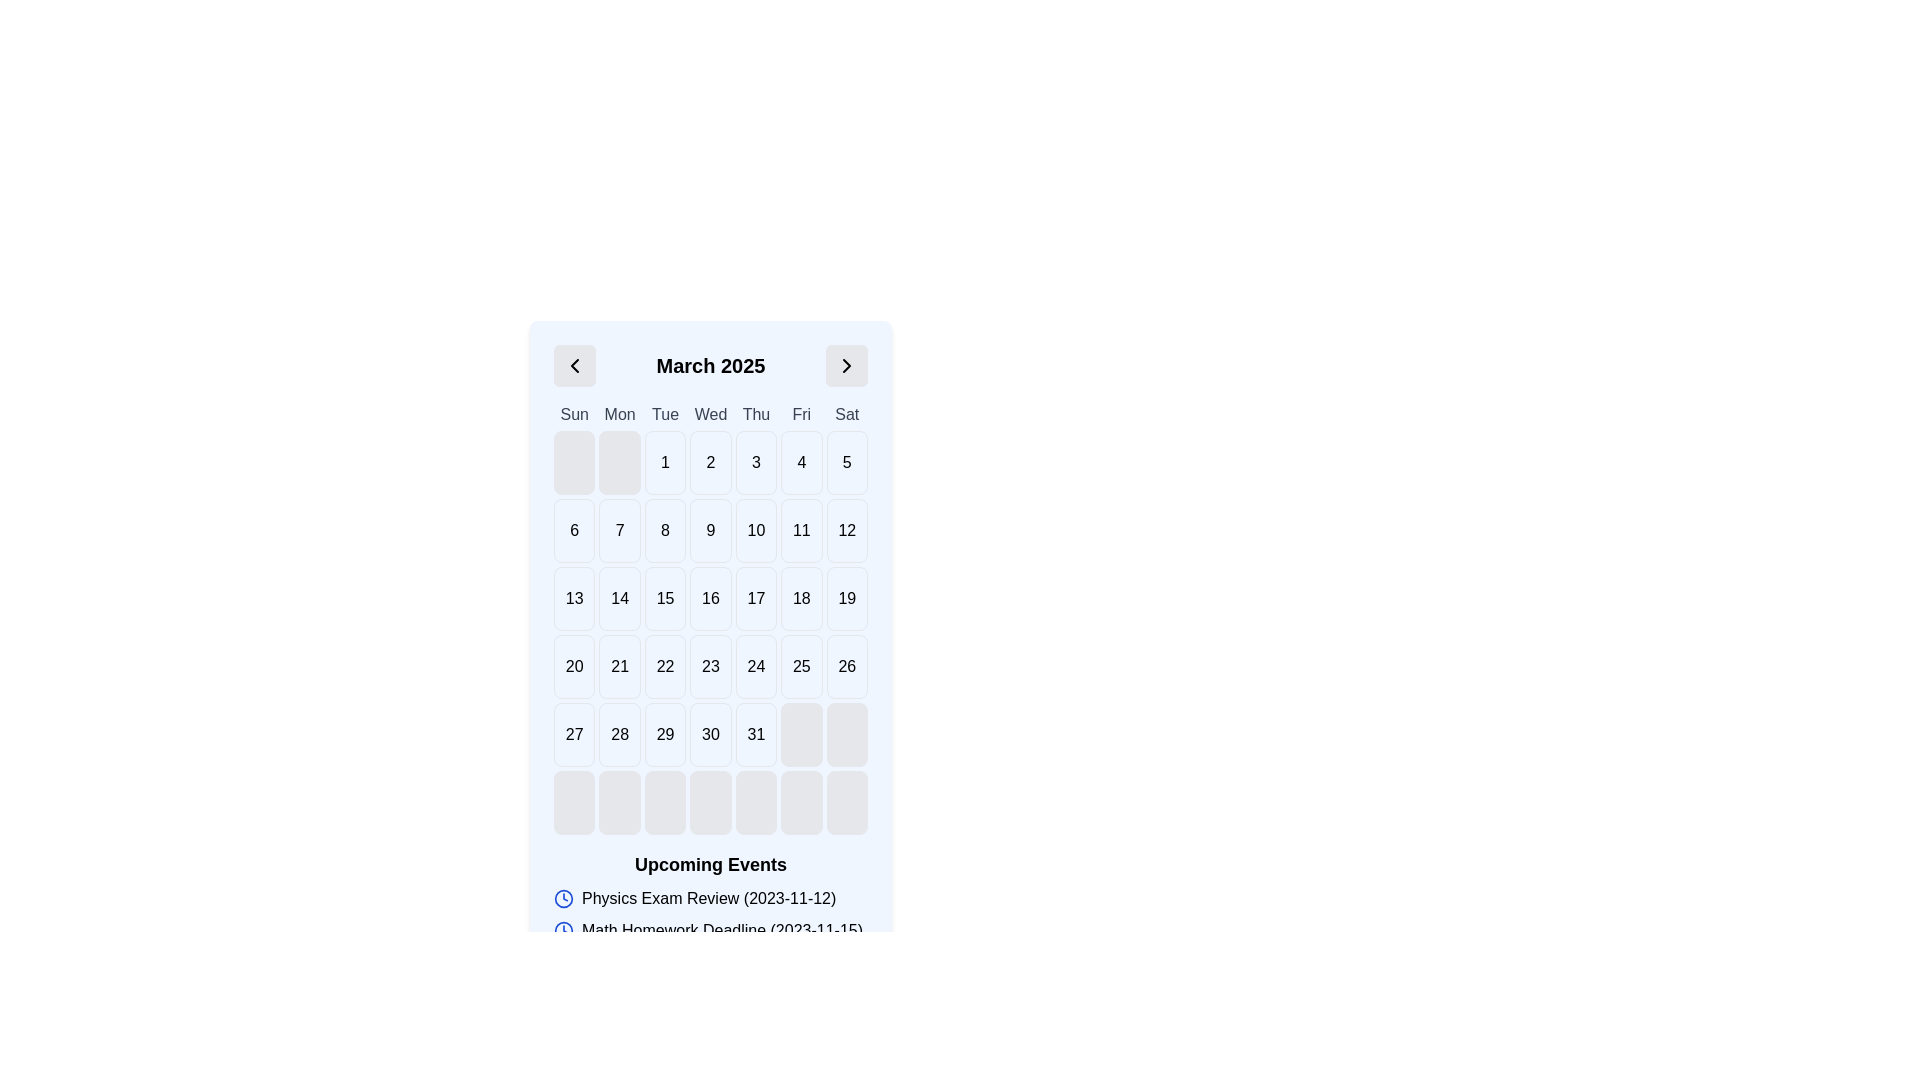 Image resolution: width=1920 pixels, height=1080 pixels. What do you see at coordinates (573, 530) in the screenshot?
I see `the Calendar date tile representing the 6th day of the month, located in the second row and first column of the calendar grid` at bounding box center [573, 530].